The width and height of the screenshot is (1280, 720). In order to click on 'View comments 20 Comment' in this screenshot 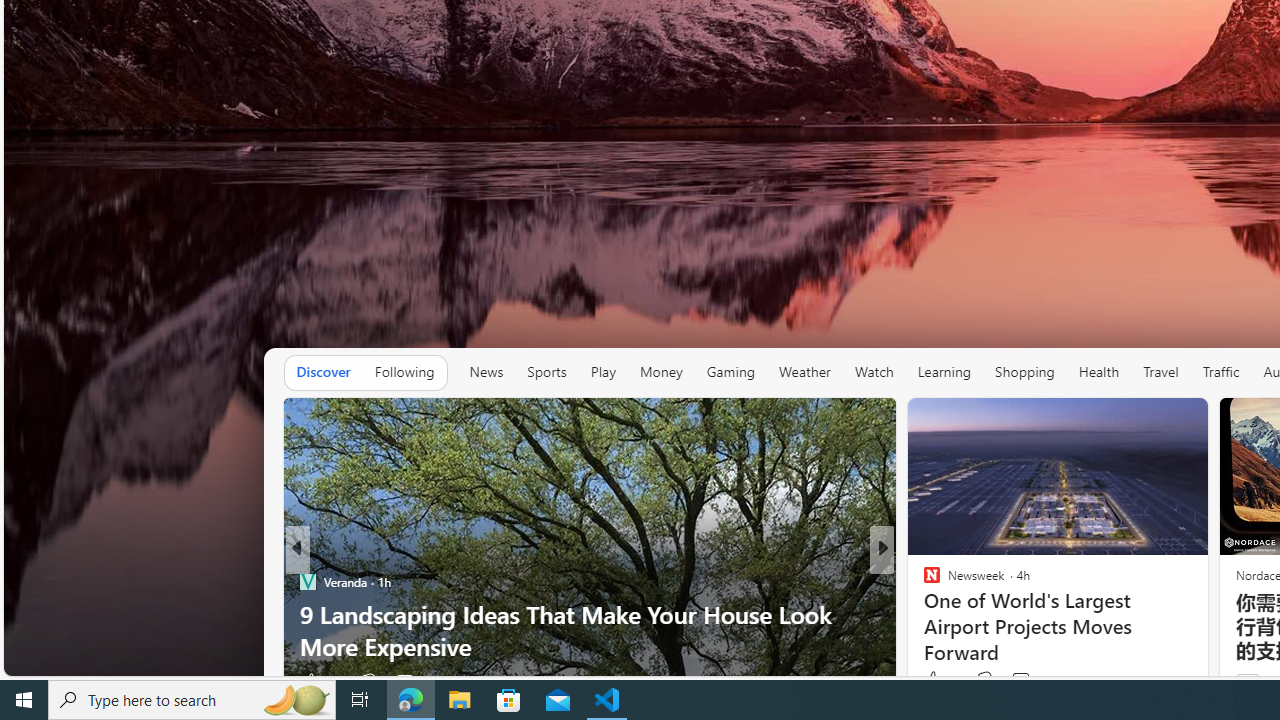, I will do `click(1014, 680)`.